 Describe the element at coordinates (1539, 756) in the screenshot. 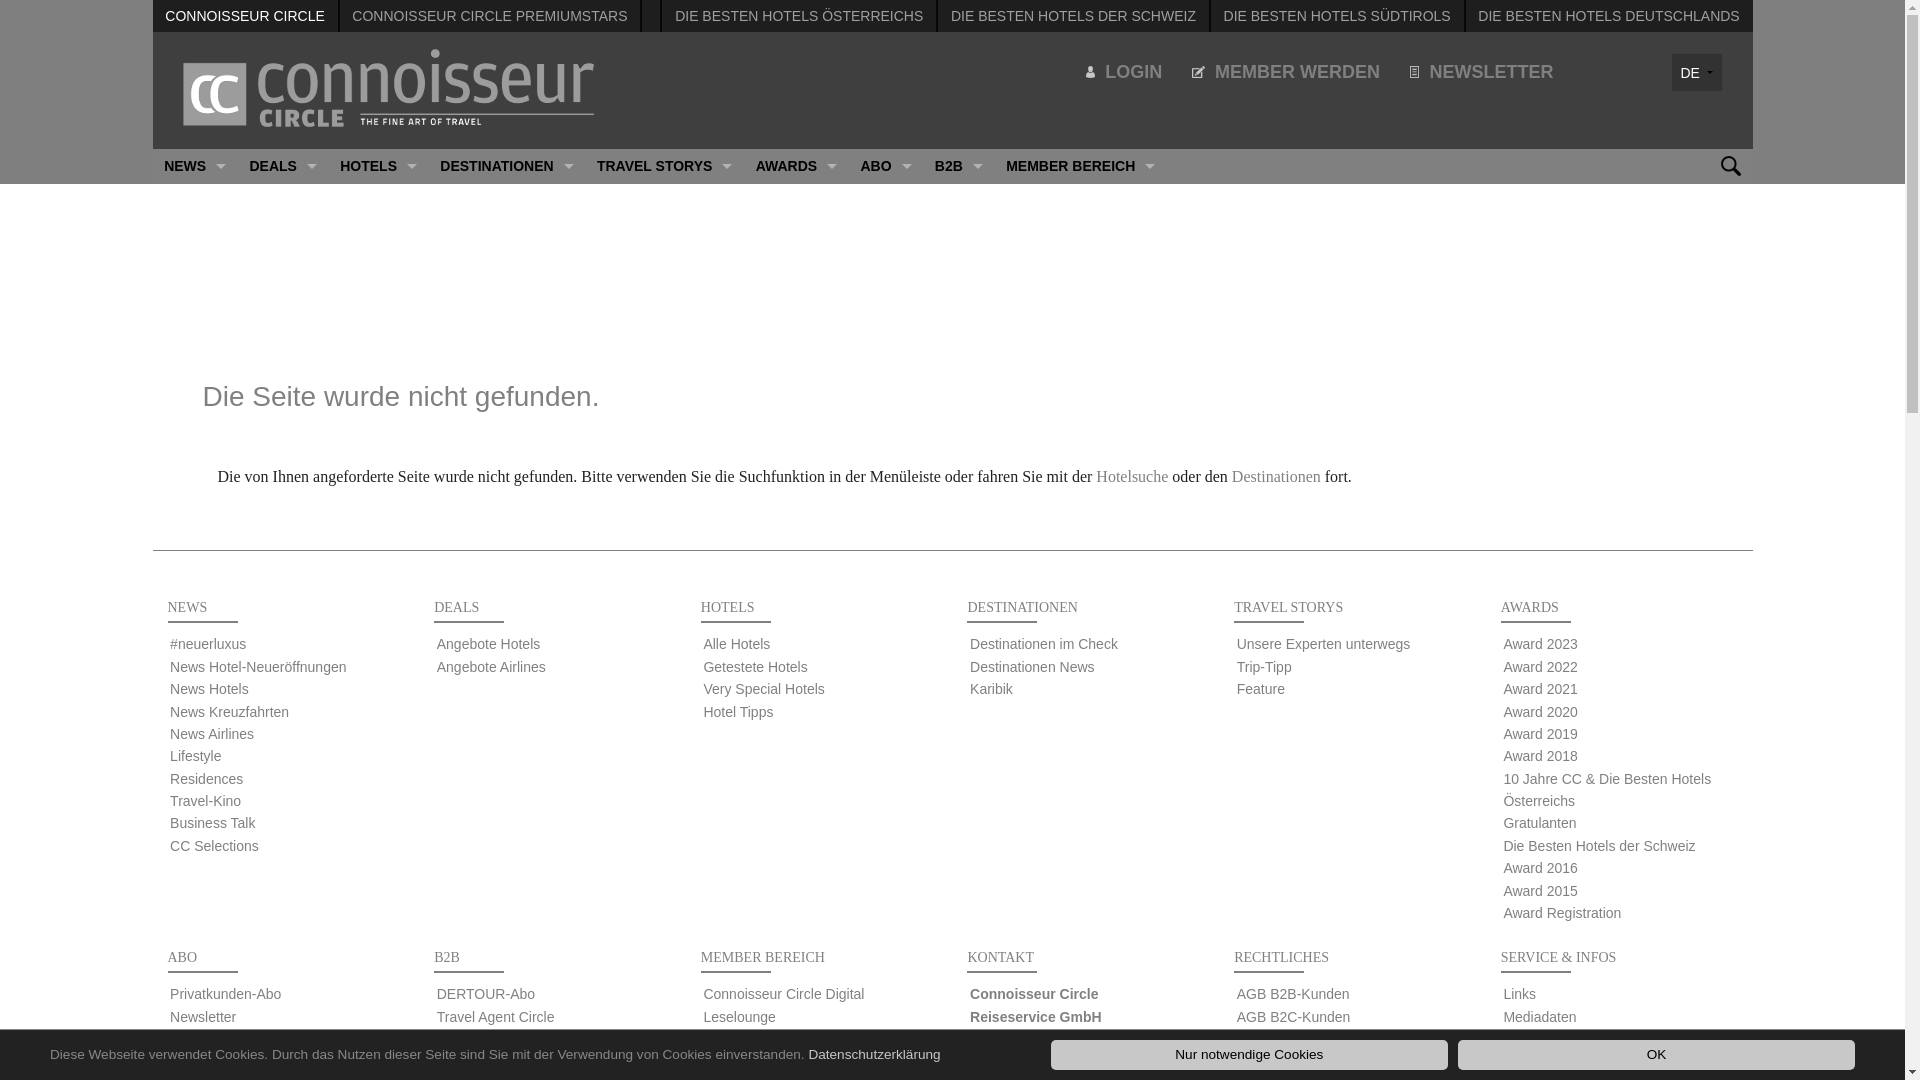

I see `'Award 2018'` at that location.